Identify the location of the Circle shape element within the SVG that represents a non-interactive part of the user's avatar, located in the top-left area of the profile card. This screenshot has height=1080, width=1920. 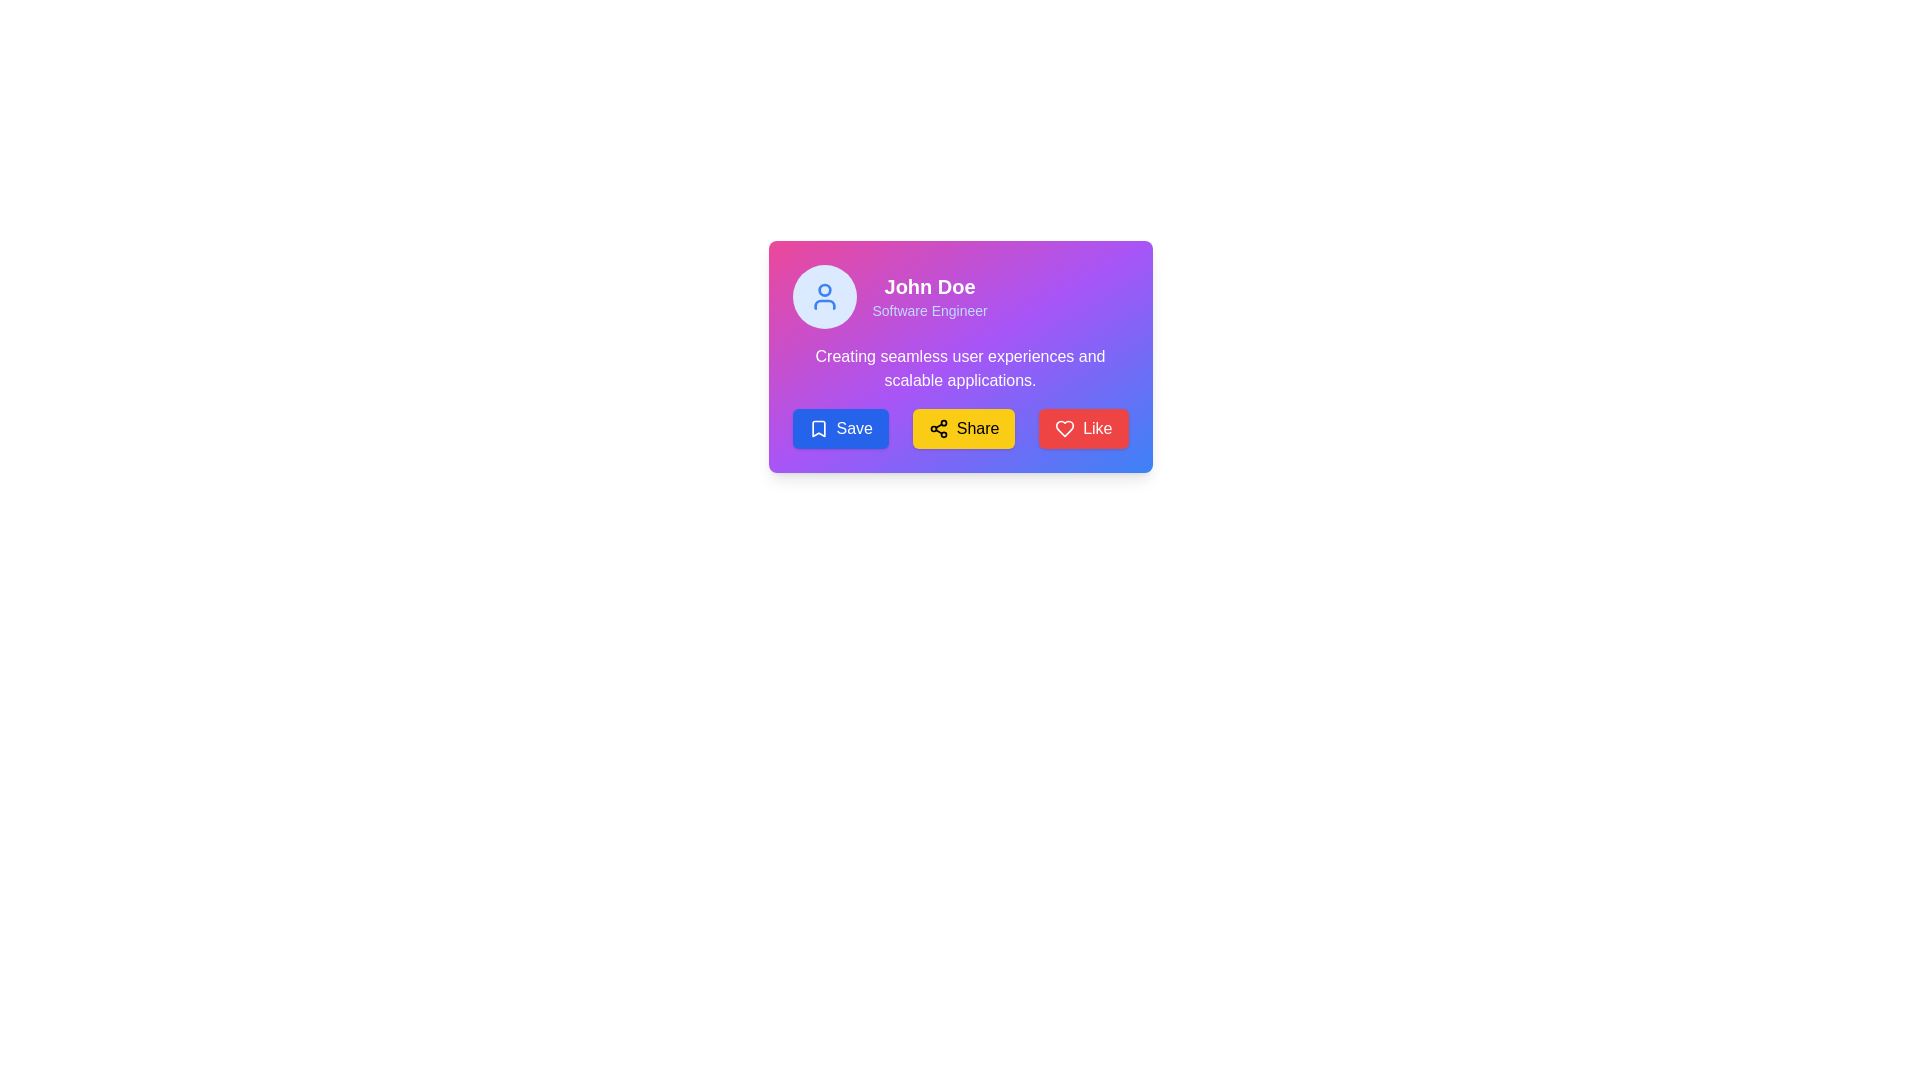
(824, 290).